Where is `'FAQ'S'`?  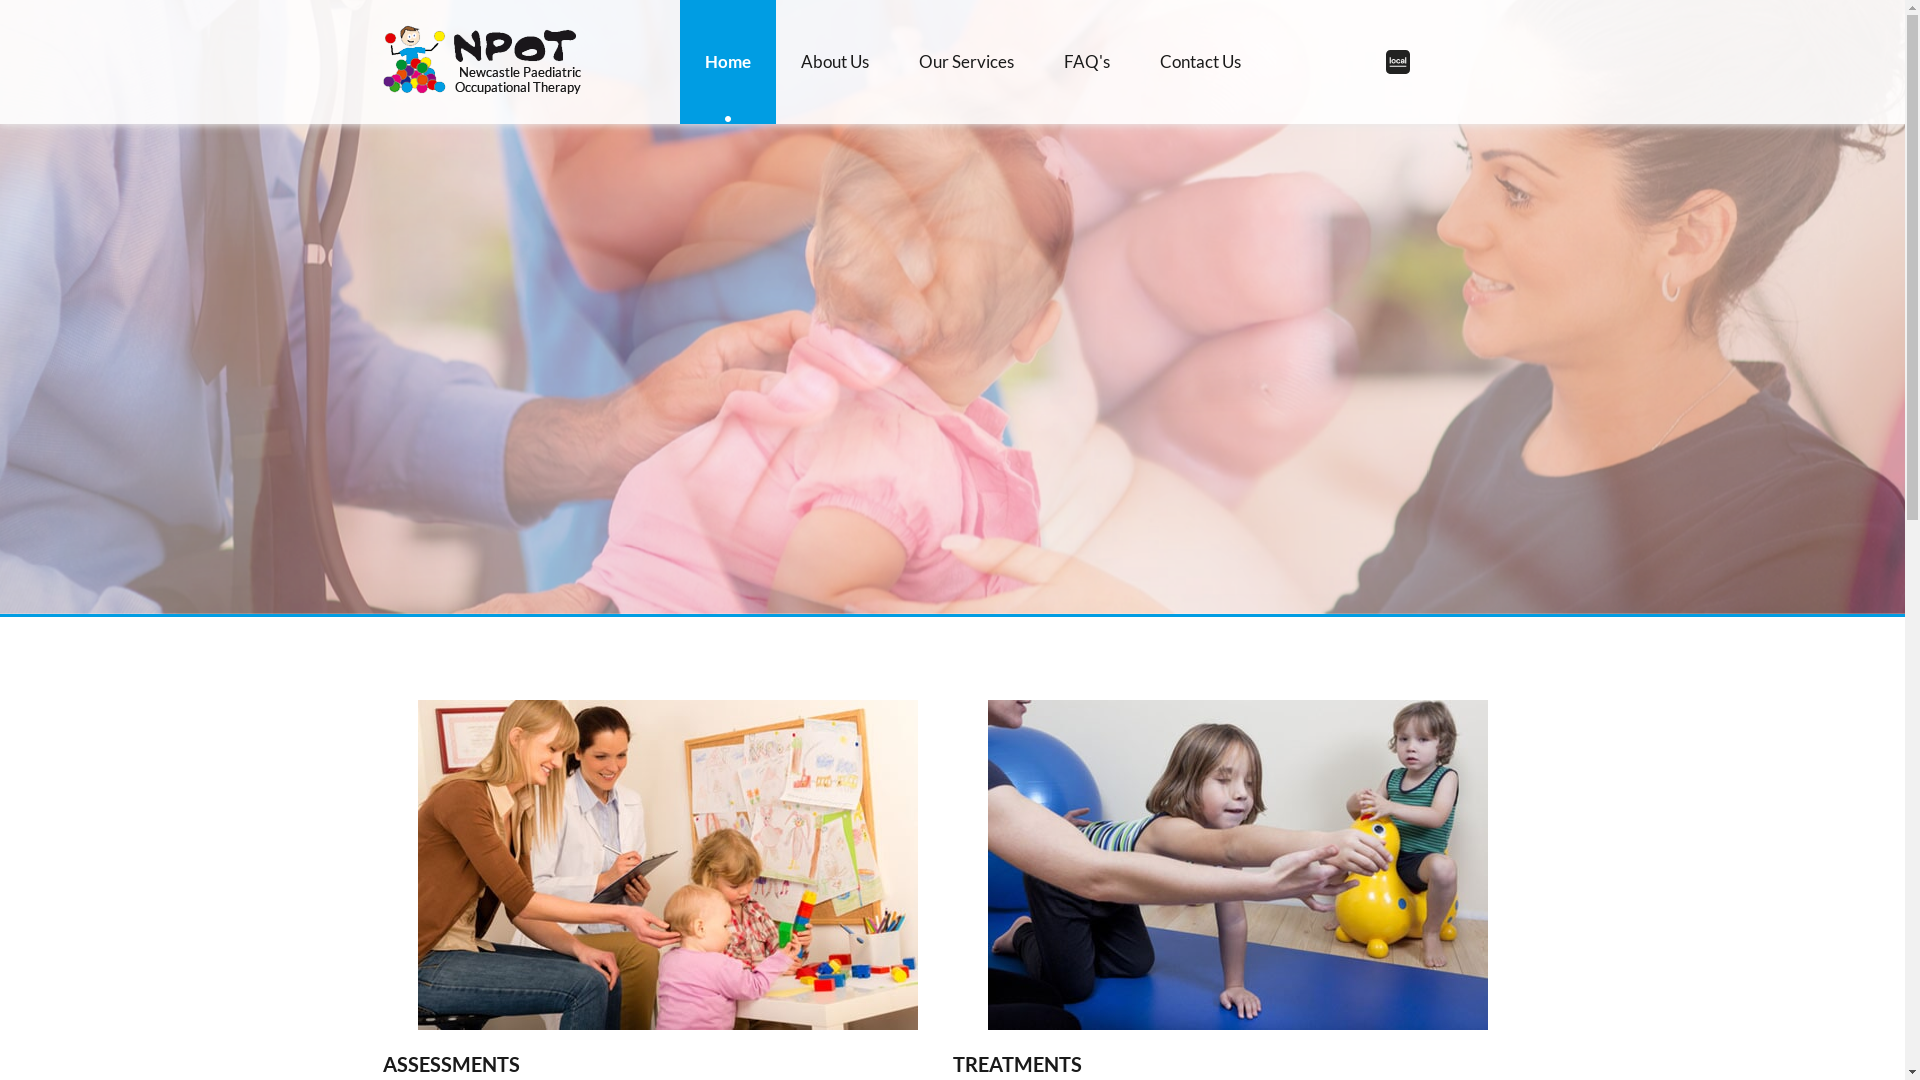 'FAQ'S' is located at coordinates (1085, 60).